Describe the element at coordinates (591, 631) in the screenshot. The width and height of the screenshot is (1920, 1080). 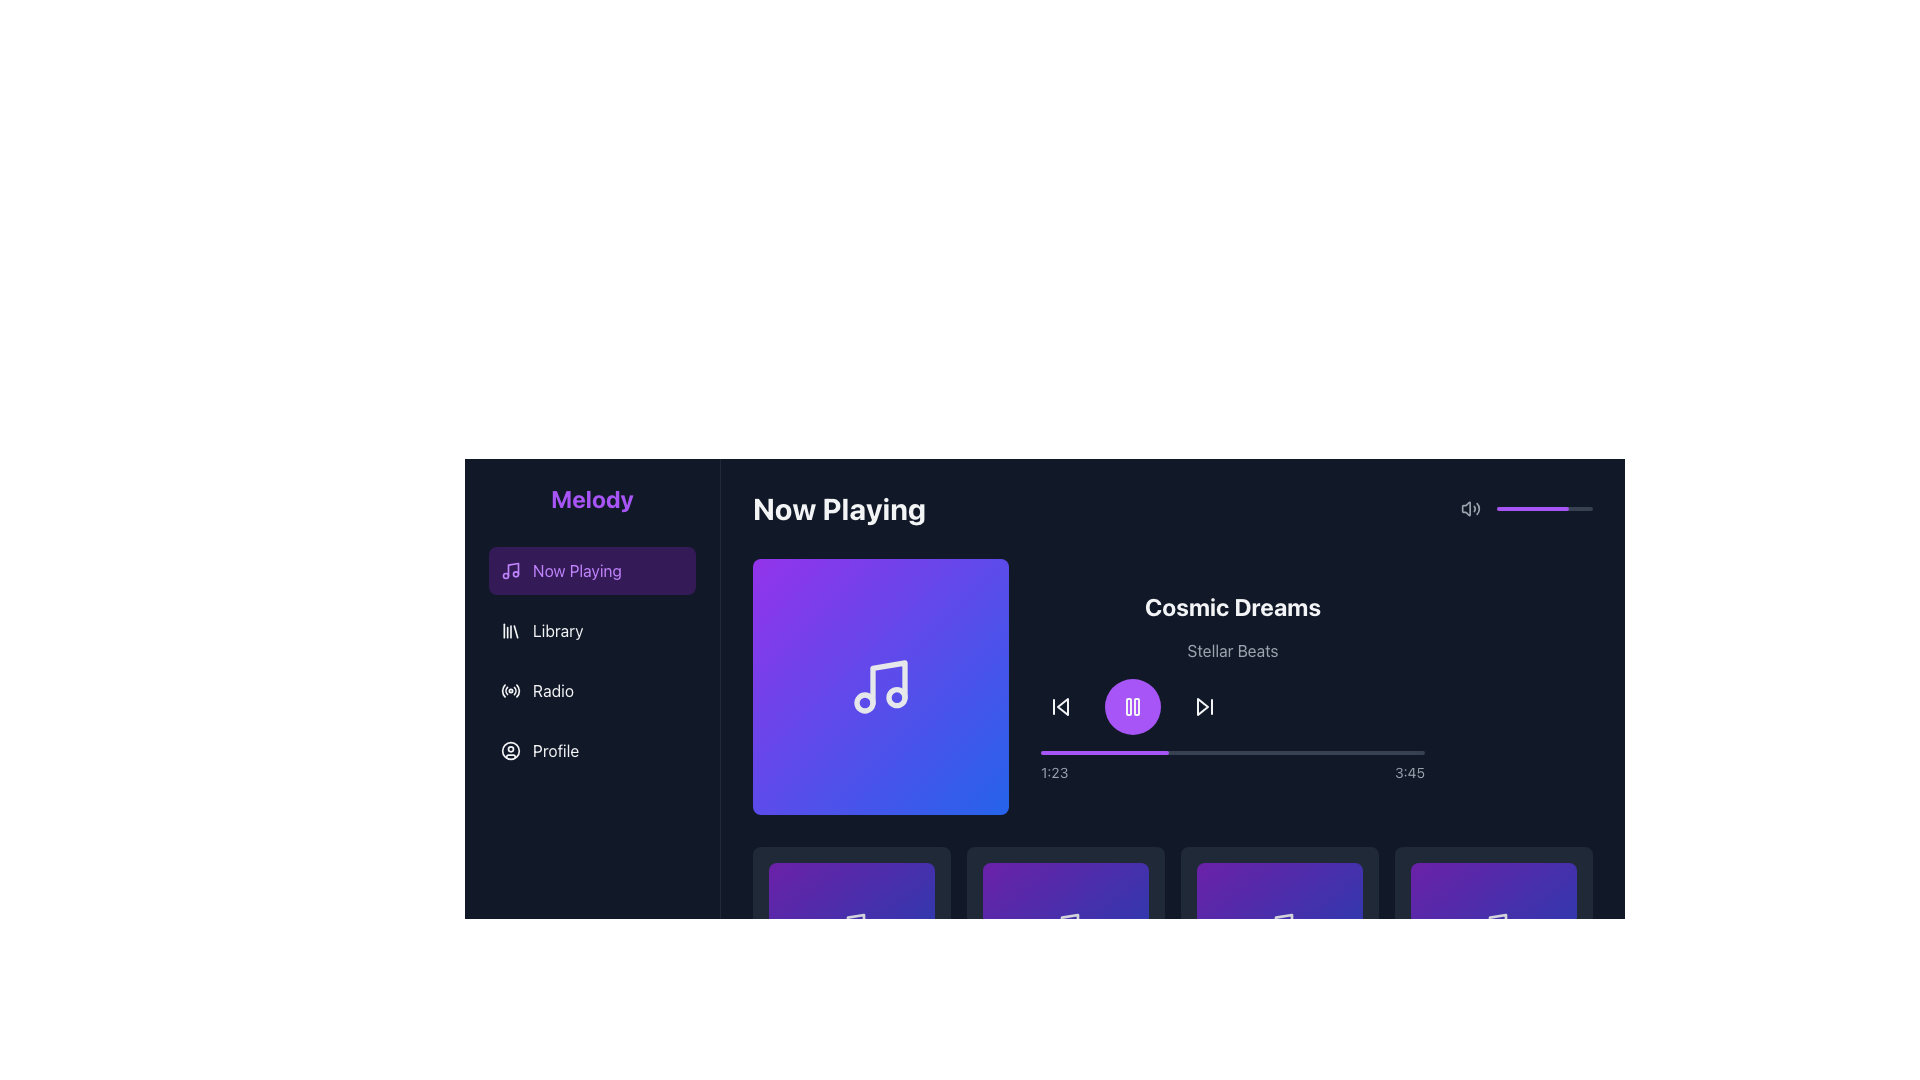
I see `the 'Library' navigation button located in the left sidebar, positioned between the 'Now Playing' and 'Radio' buttons` at that location.